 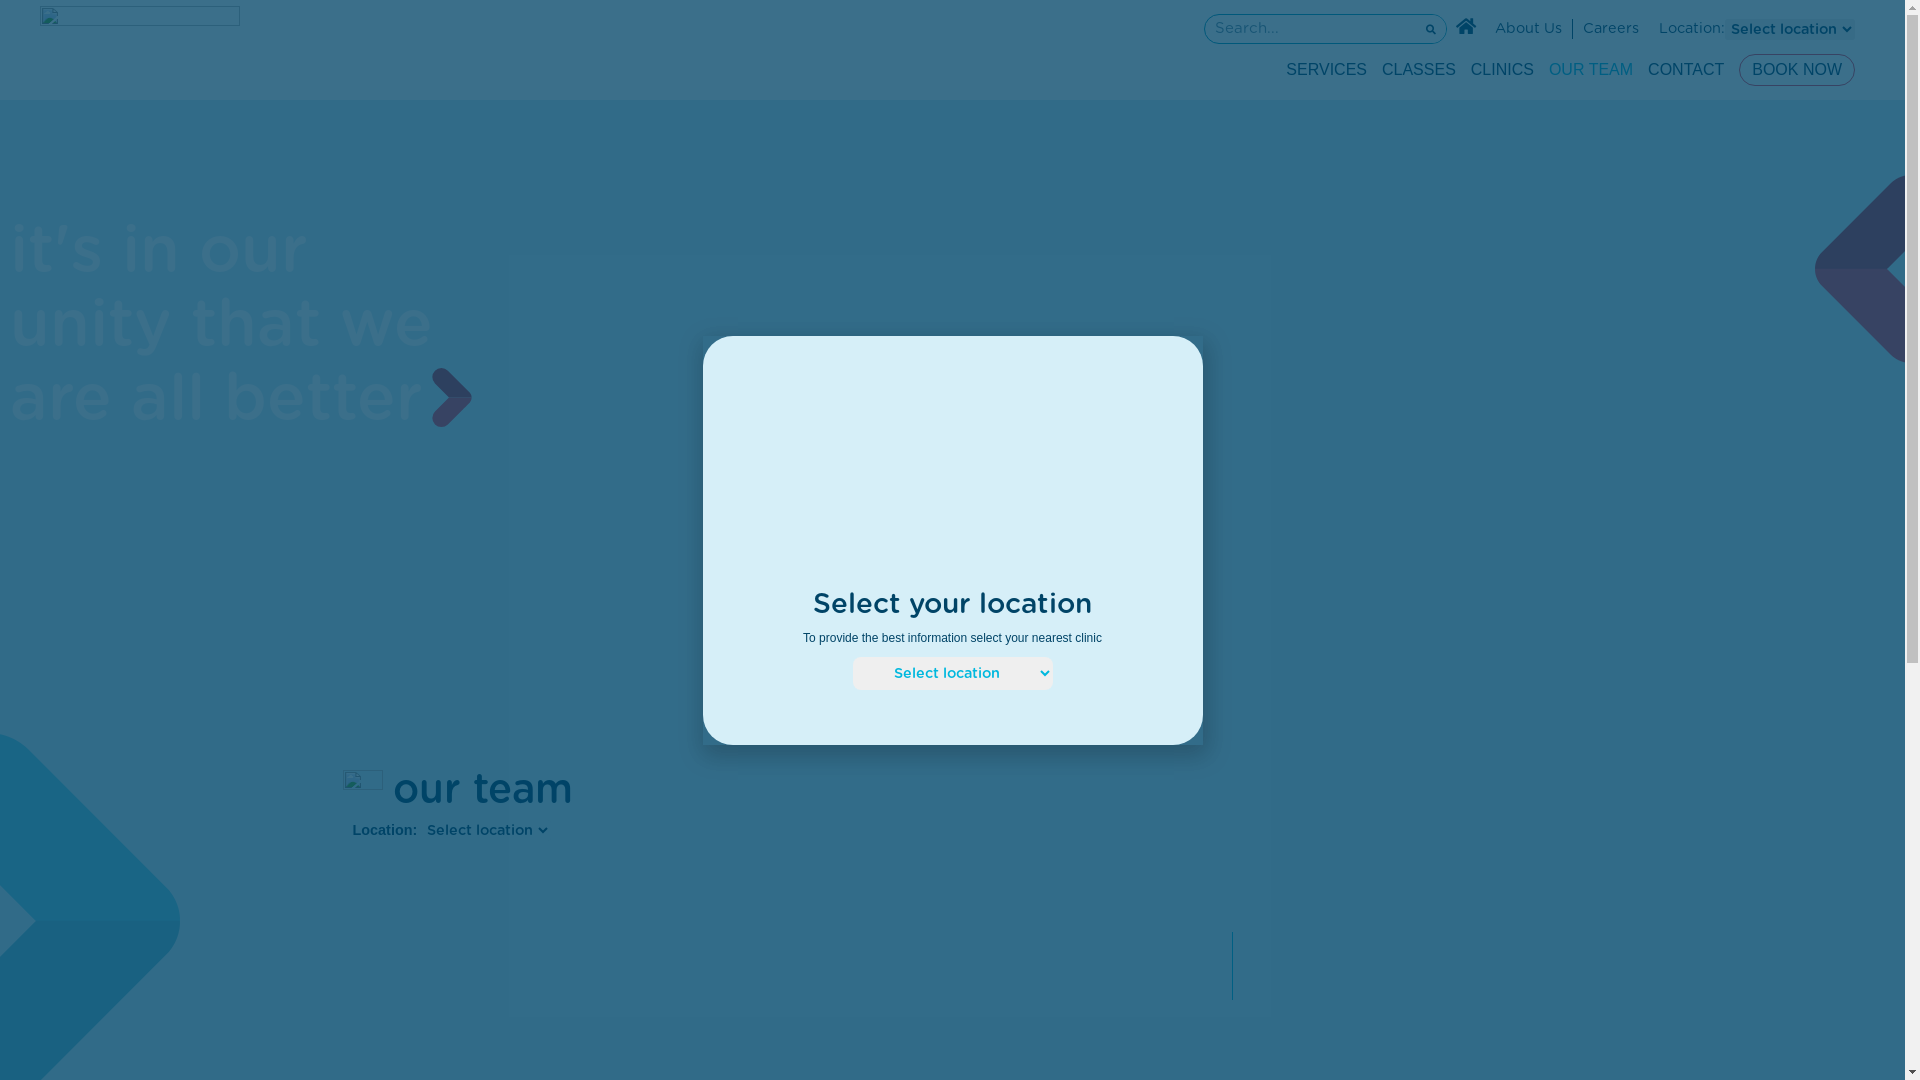 I want to click on 'BOOK NOW', so click(x=1796, y=68).